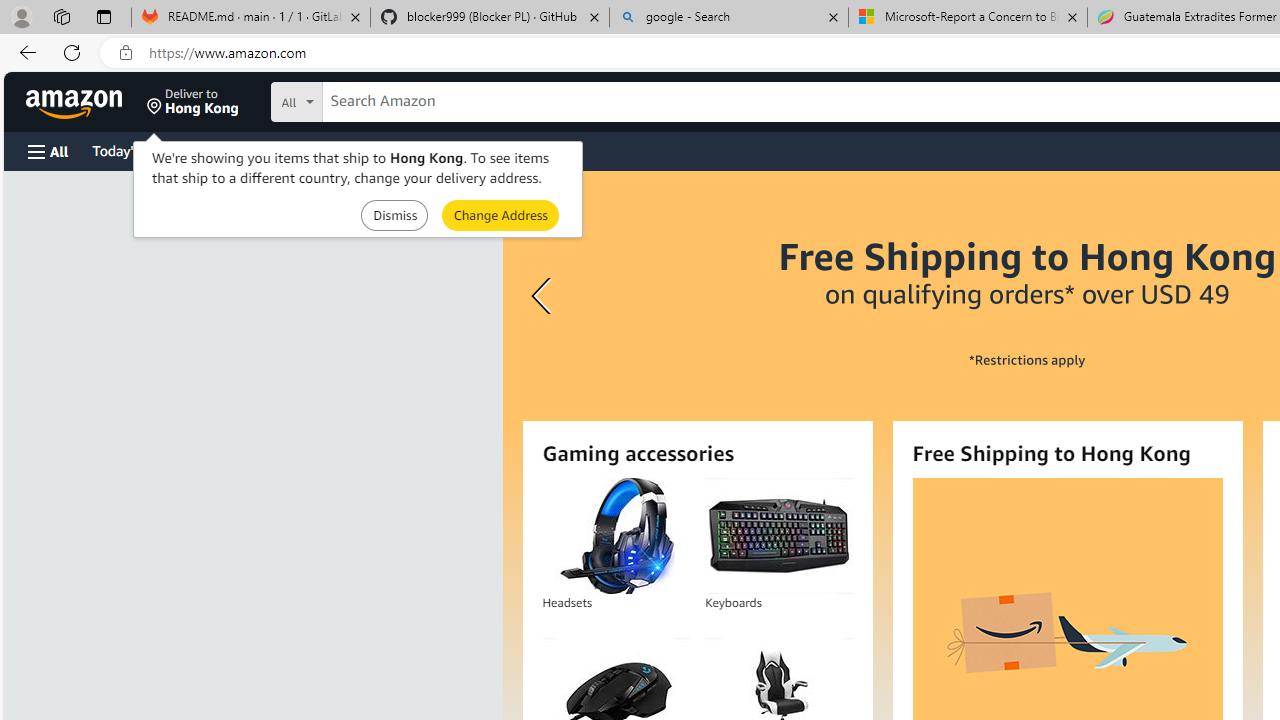 The height and width of the screenshot is (720, 1280). Describe the element at coordinates (48, 150) in the screenshot. I see `'Open Menu'` at that location.